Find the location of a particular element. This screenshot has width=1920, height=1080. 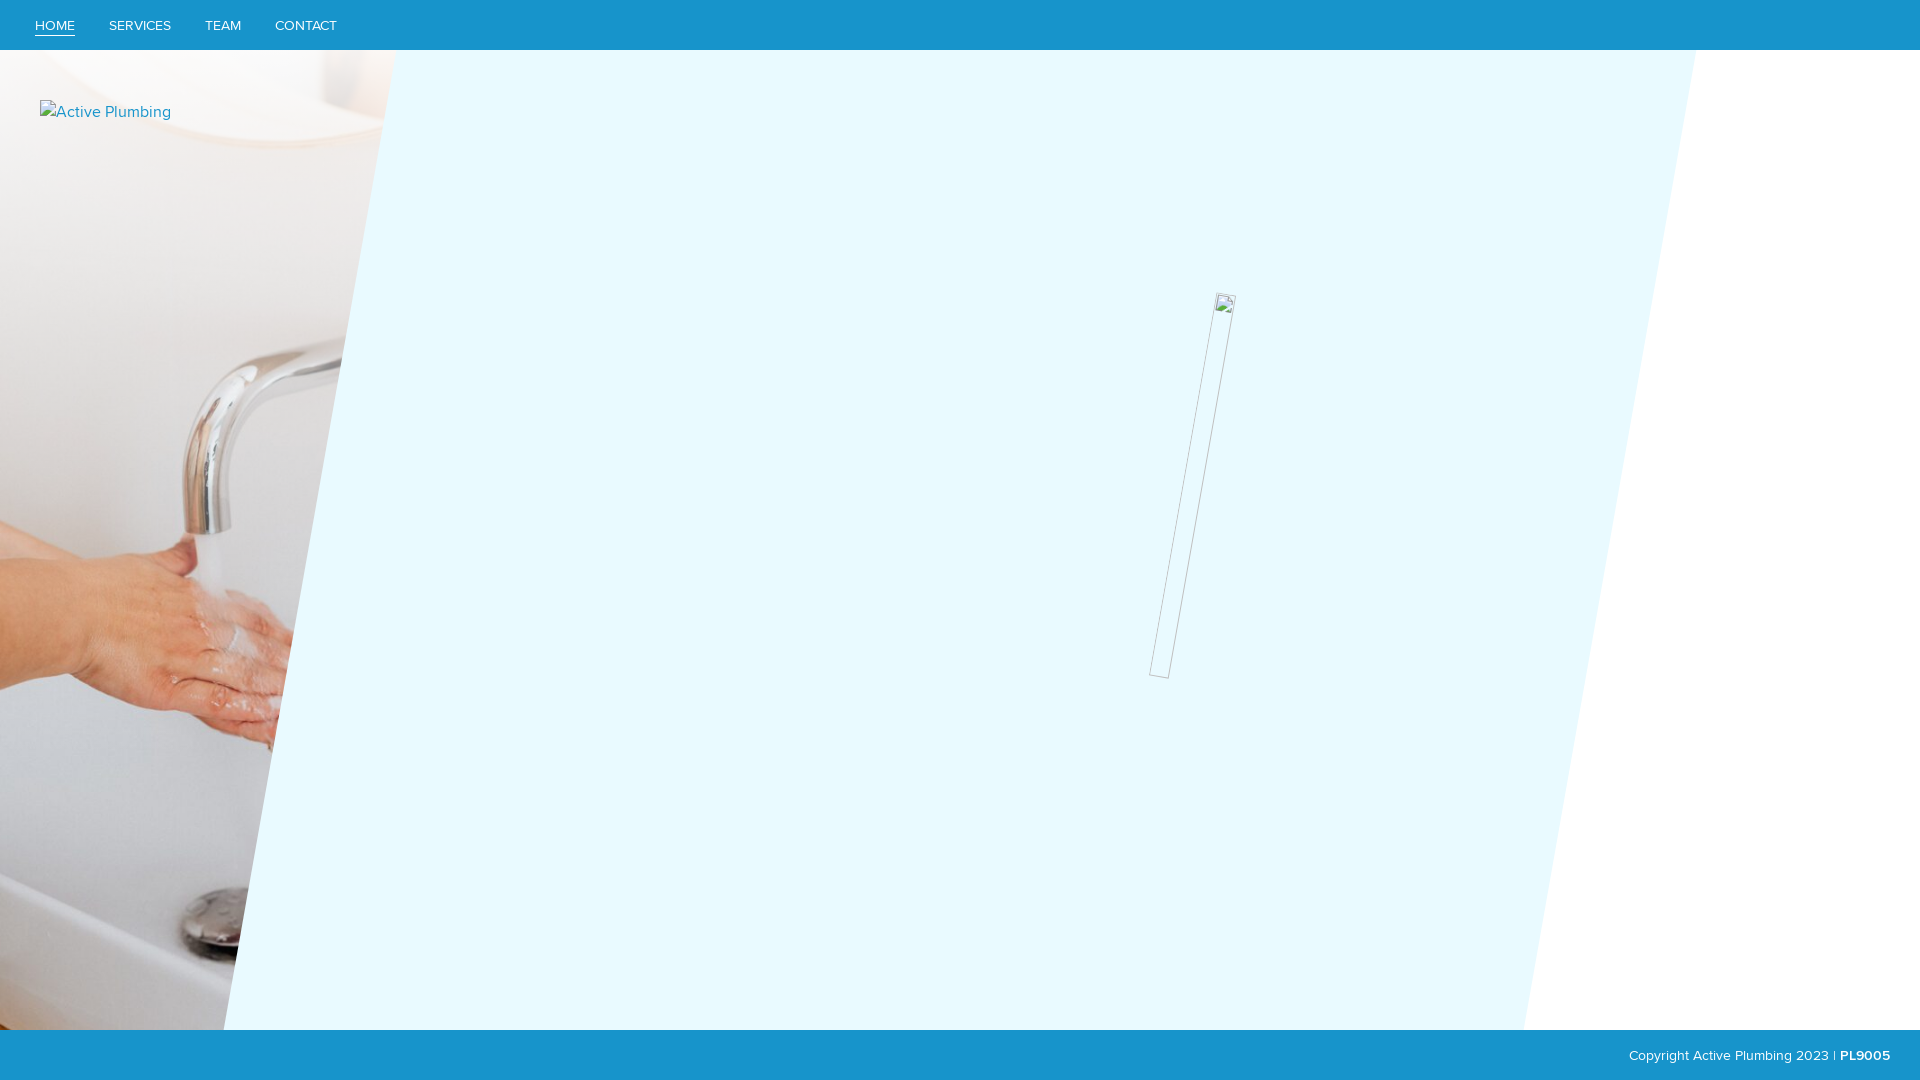

'SERVICES' is located at coordinates (138, 24).